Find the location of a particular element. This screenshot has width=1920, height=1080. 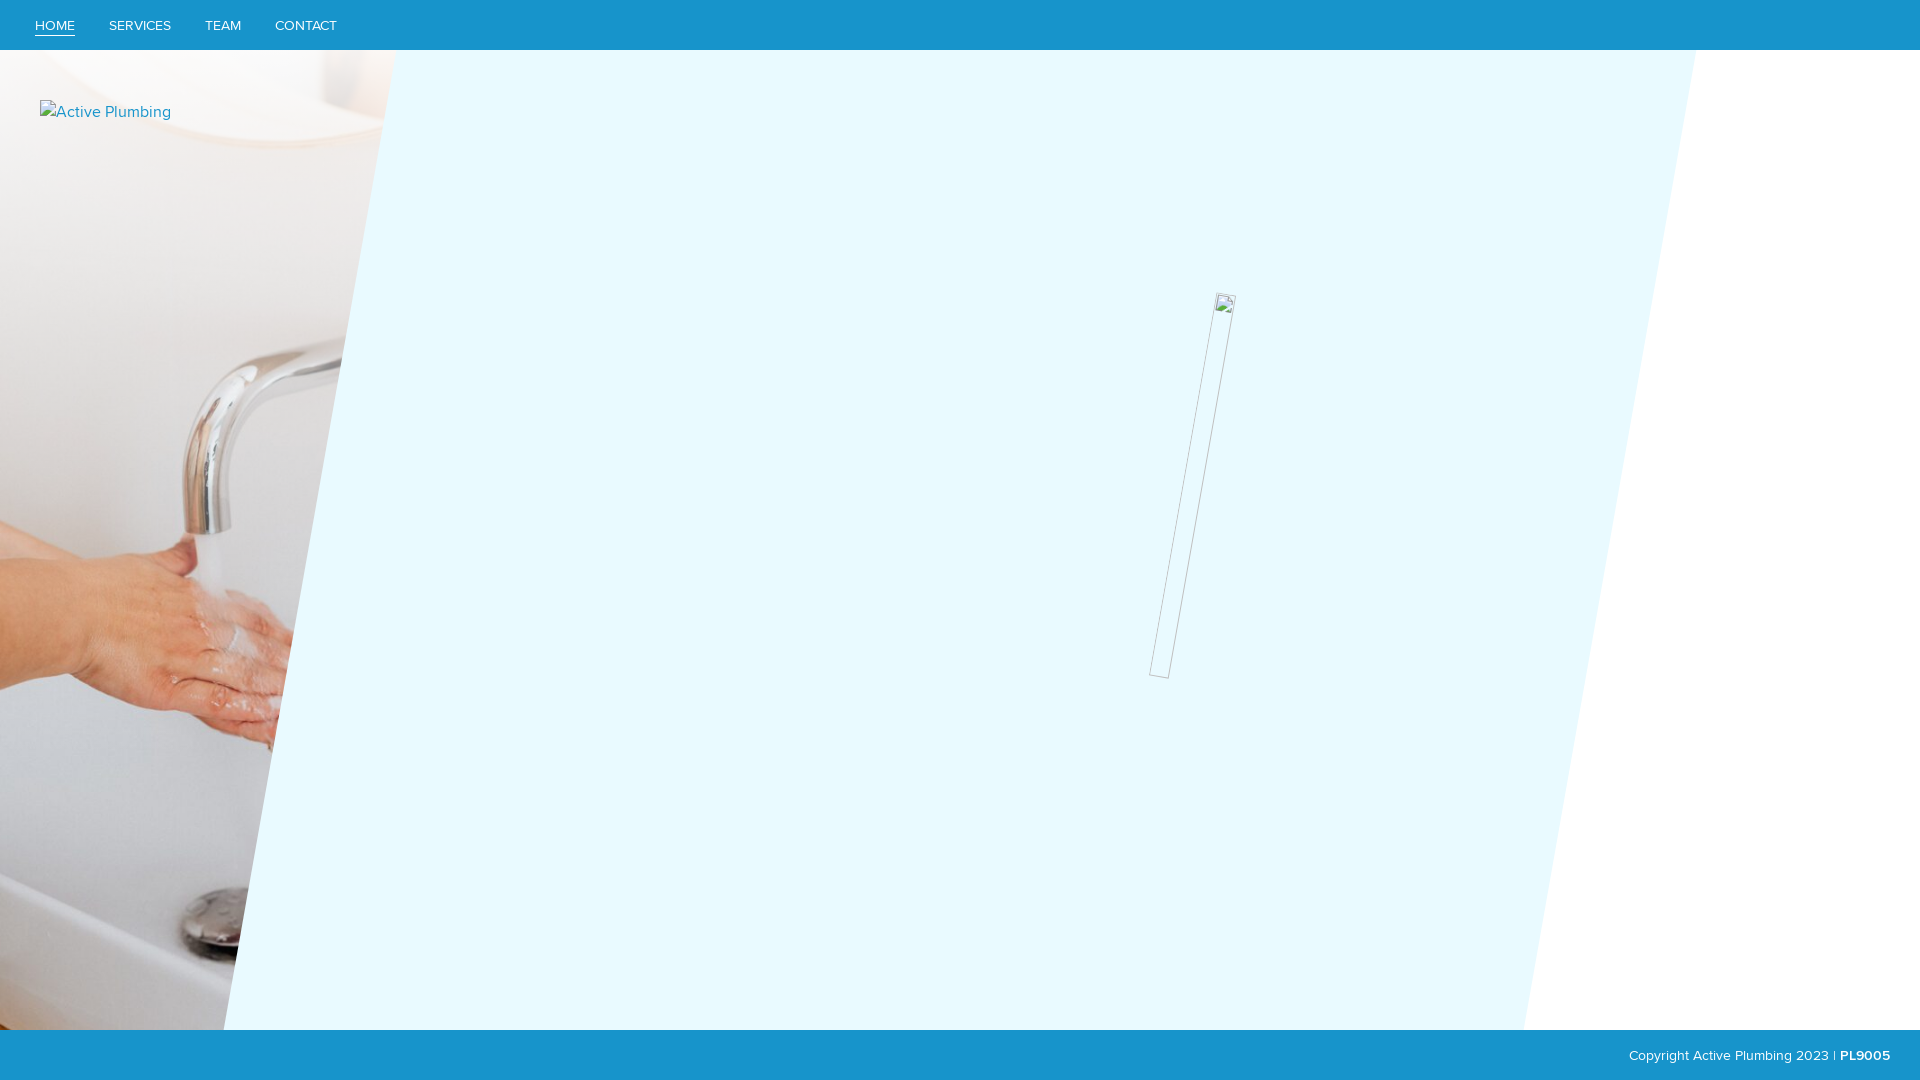

'SERVICES' is located at coordinates (138, 24).